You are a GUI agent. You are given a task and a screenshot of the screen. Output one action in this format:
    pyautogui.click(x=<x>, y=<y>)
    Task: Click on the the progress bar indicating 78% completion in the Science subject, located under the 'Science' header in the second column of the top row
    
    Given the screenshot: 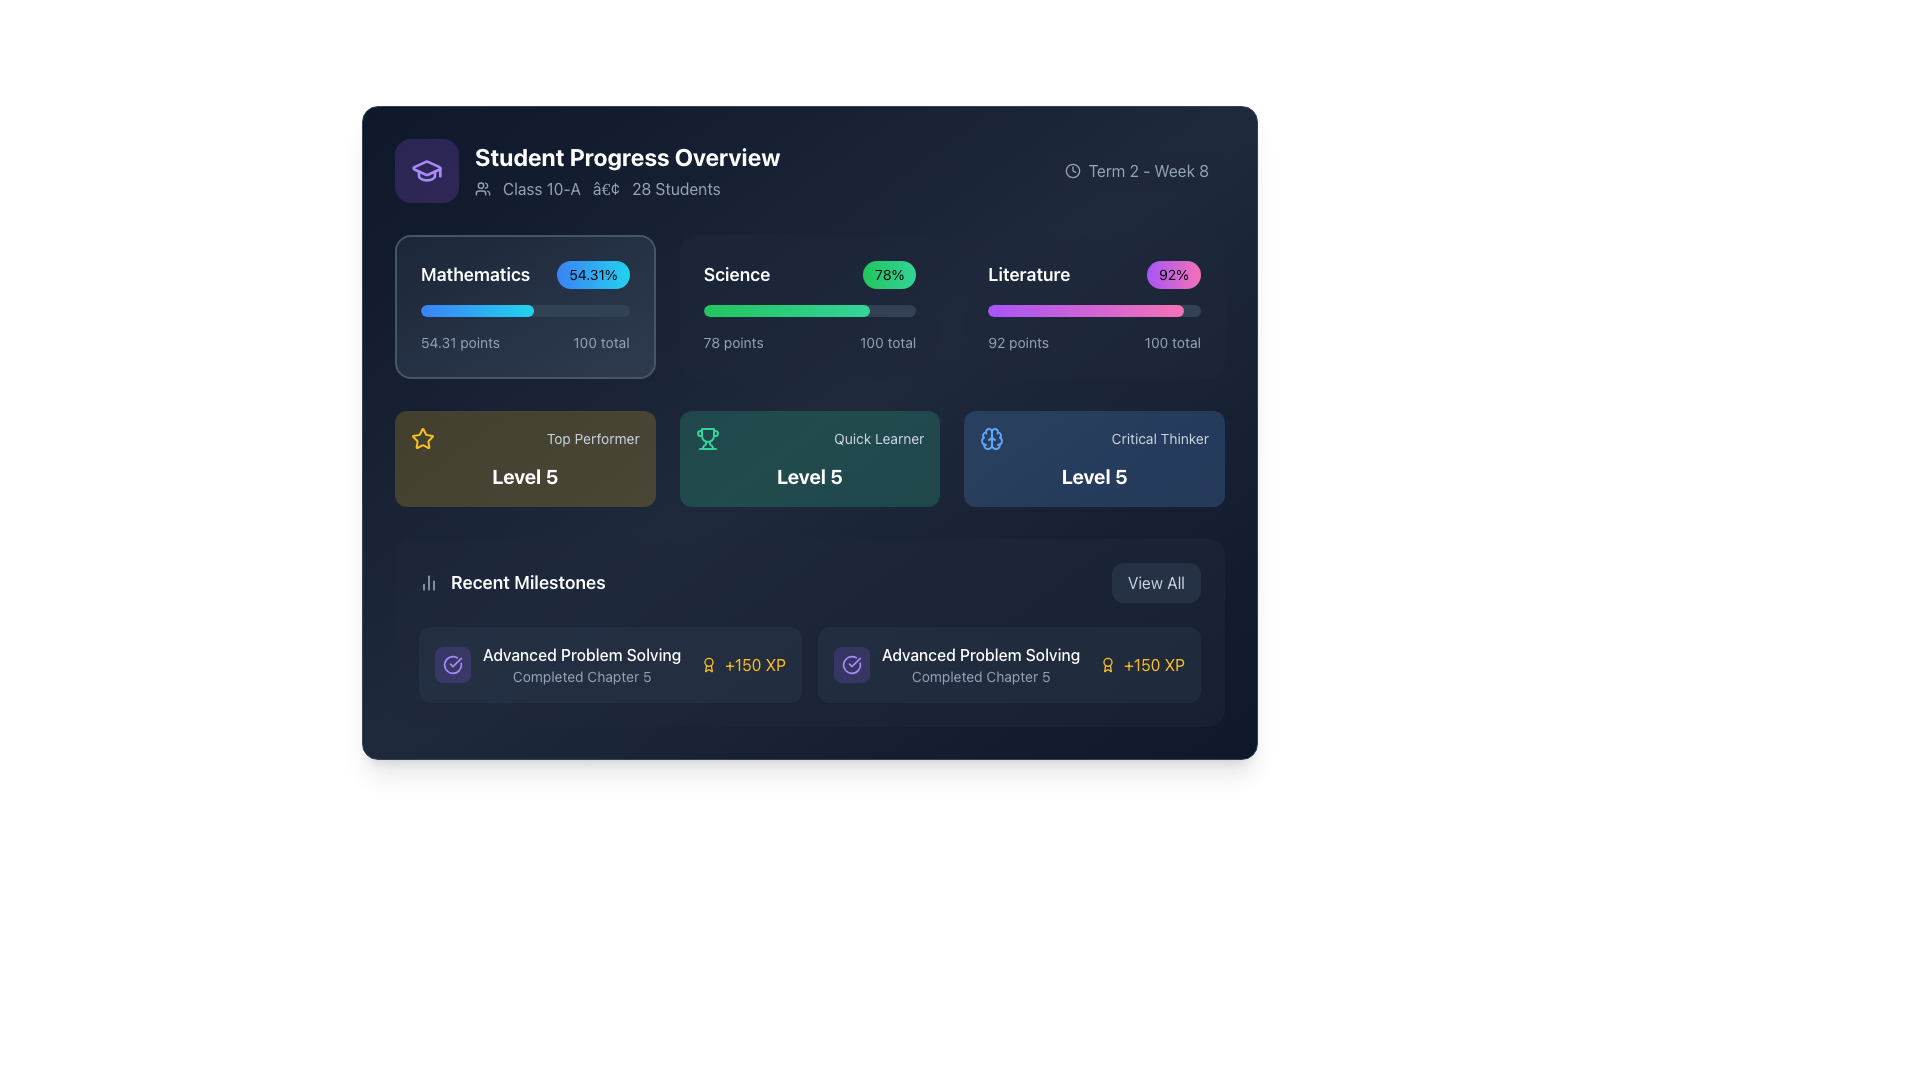 What is the action you would take?
    pyautogui.click(x=810, y=311)
    